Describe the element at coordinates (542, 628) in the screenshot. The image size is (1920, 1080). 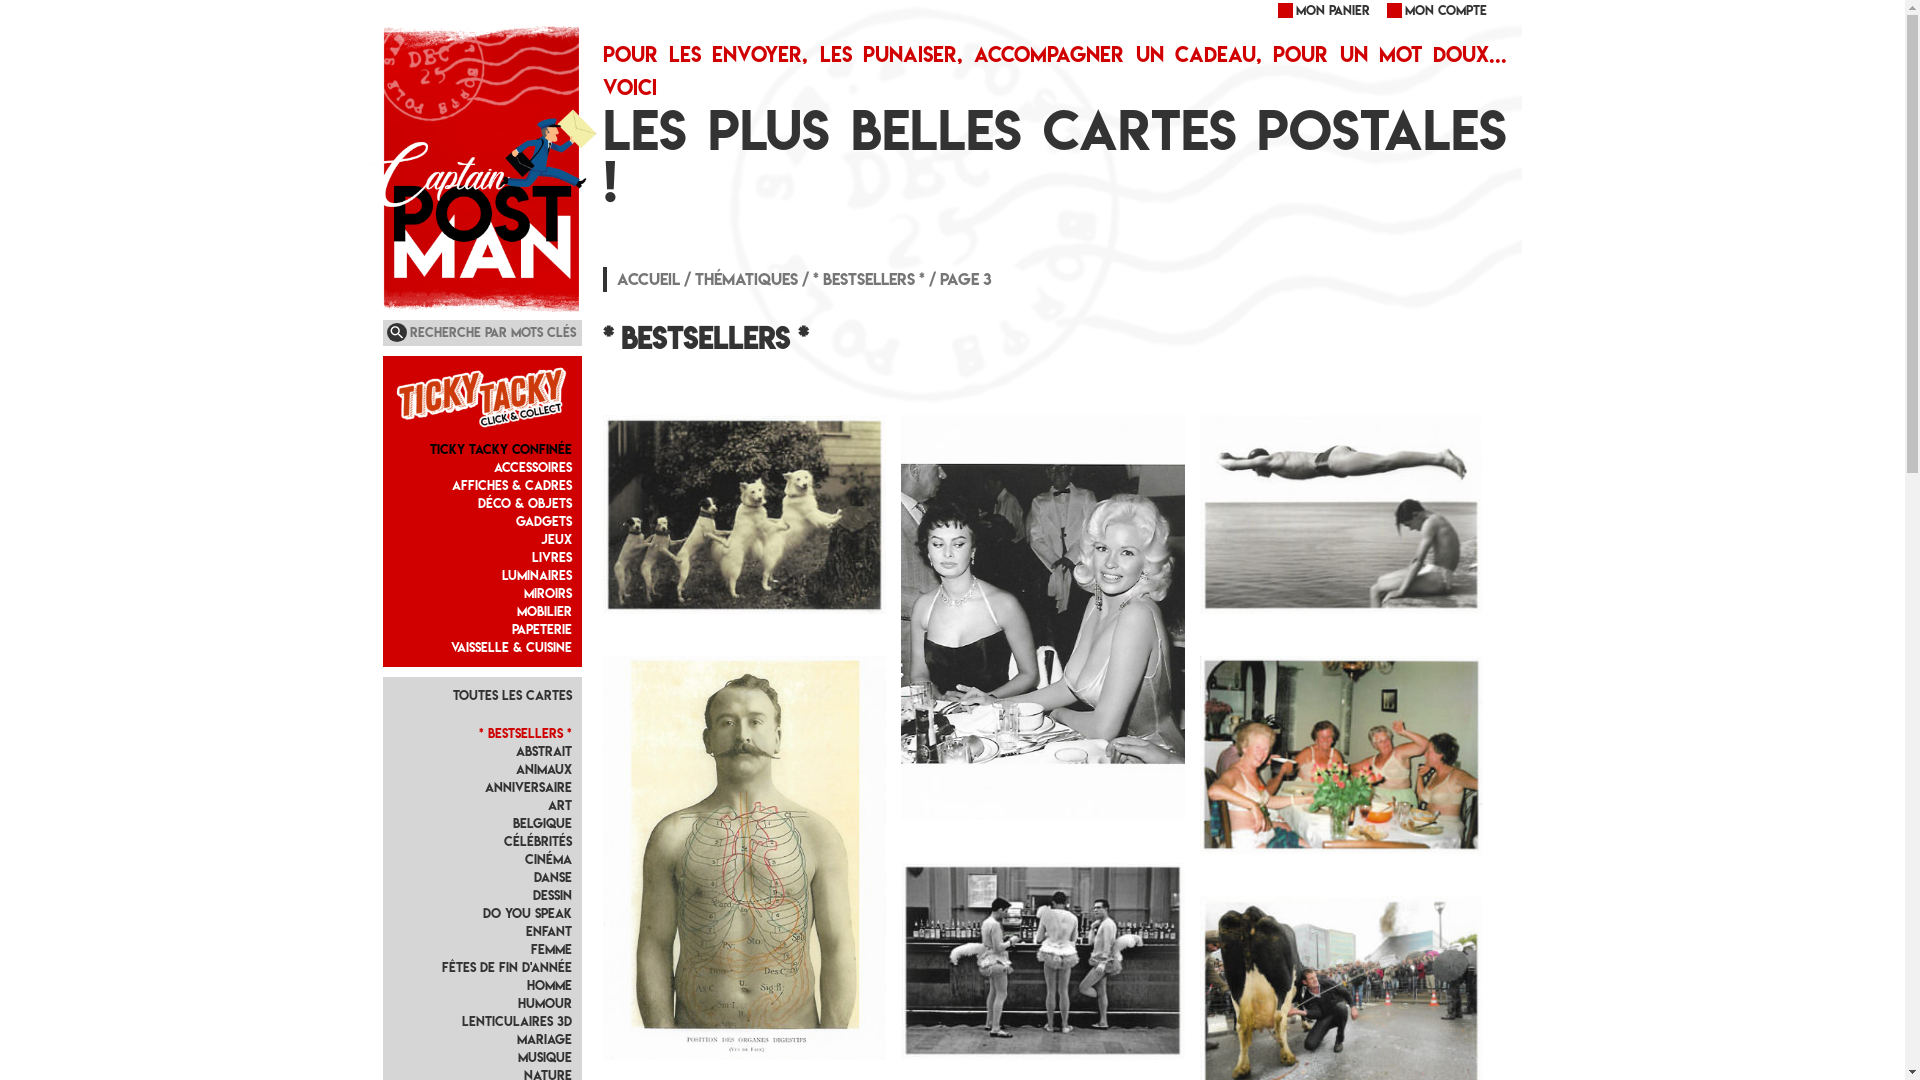
I see `'Papeterie'` at that location.